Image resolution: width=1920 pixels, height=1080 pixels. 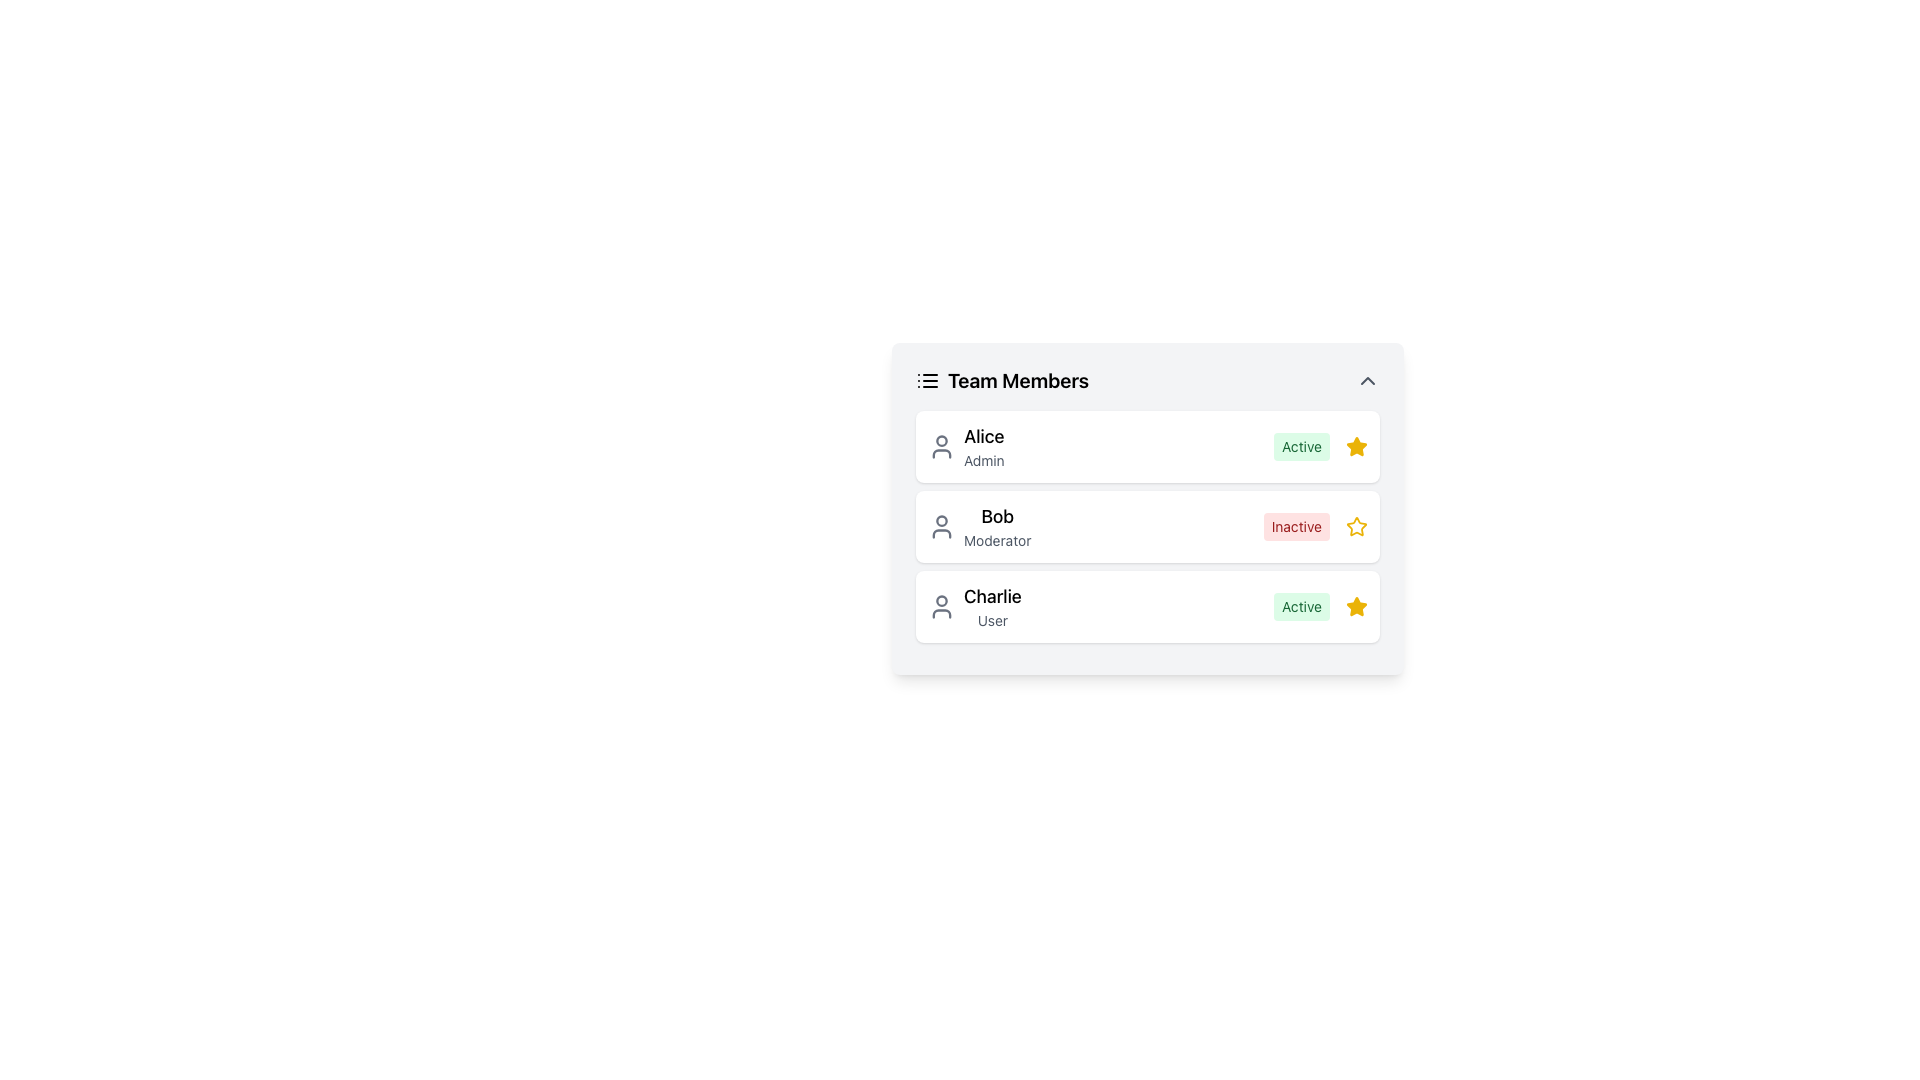 What do you see at coordinates (926, 381) in the screenshot?
I see `the team members icon located to the left of the 'Team Members' heading` at bounding box center [926, 381].